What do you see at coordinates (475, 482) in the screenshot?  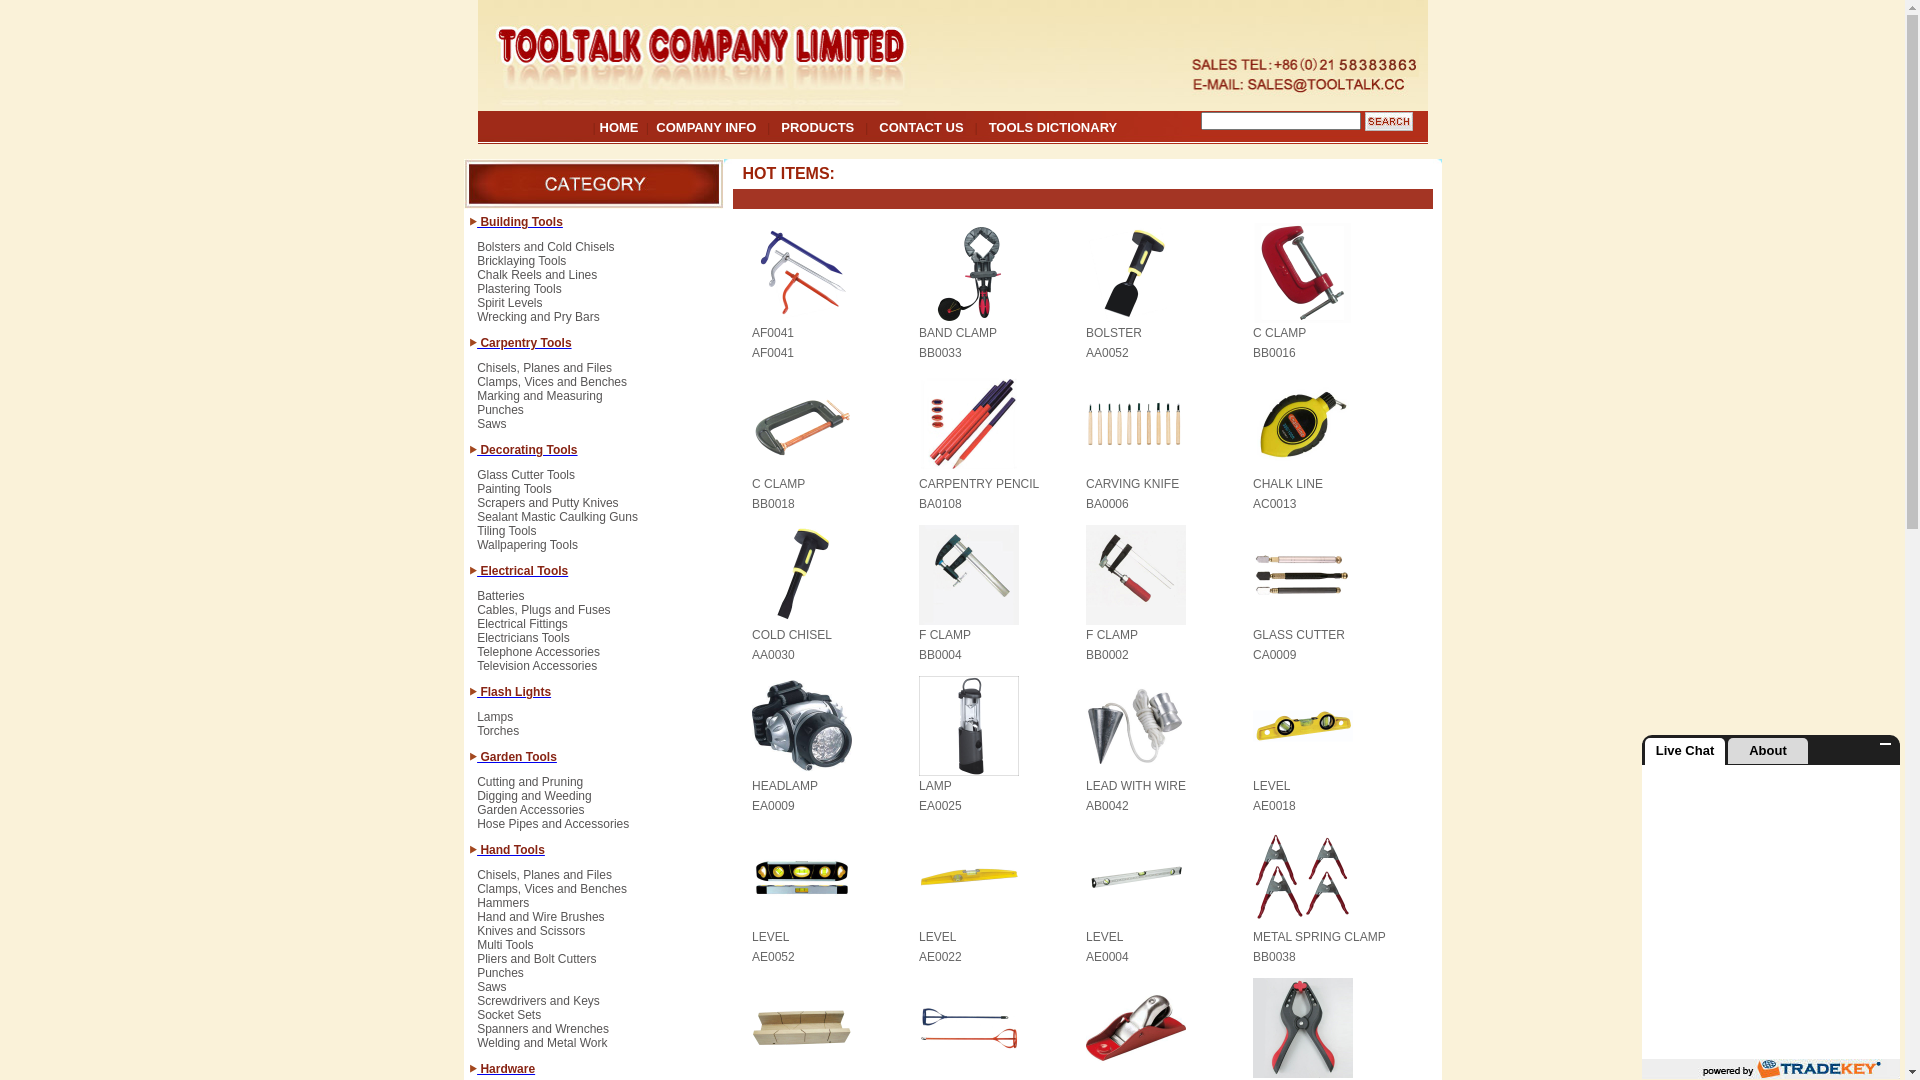 I see `'Glass Cutter Tools'` at bounding box center [475, 482].